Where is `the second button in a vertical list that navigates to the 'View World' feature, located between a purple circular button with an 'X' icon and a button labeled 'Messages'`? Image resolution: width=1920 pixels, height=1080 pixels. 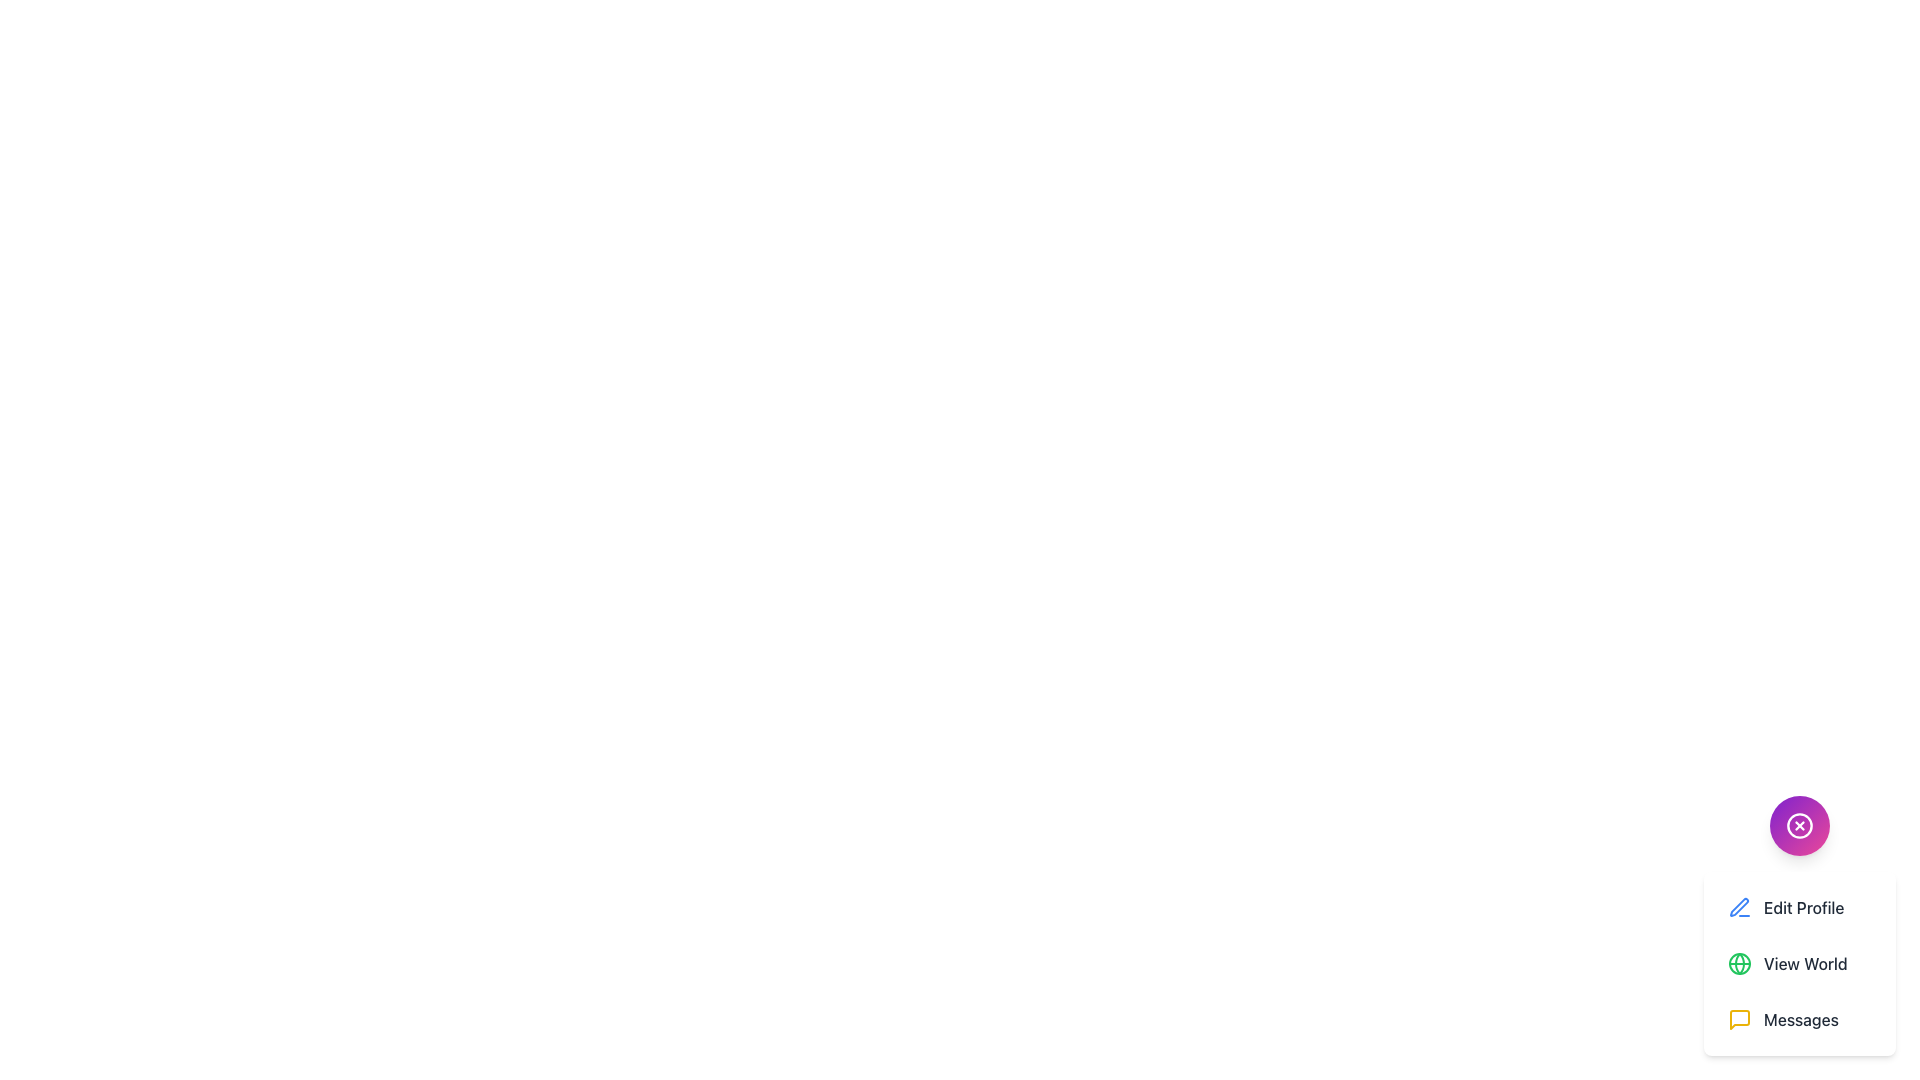
the second button in a vertical list that navigates to the 'View World' feature, located between a purple circular button with an 'X' icon and a button labeled 'Messages' is located at coordinates (1800, 963).